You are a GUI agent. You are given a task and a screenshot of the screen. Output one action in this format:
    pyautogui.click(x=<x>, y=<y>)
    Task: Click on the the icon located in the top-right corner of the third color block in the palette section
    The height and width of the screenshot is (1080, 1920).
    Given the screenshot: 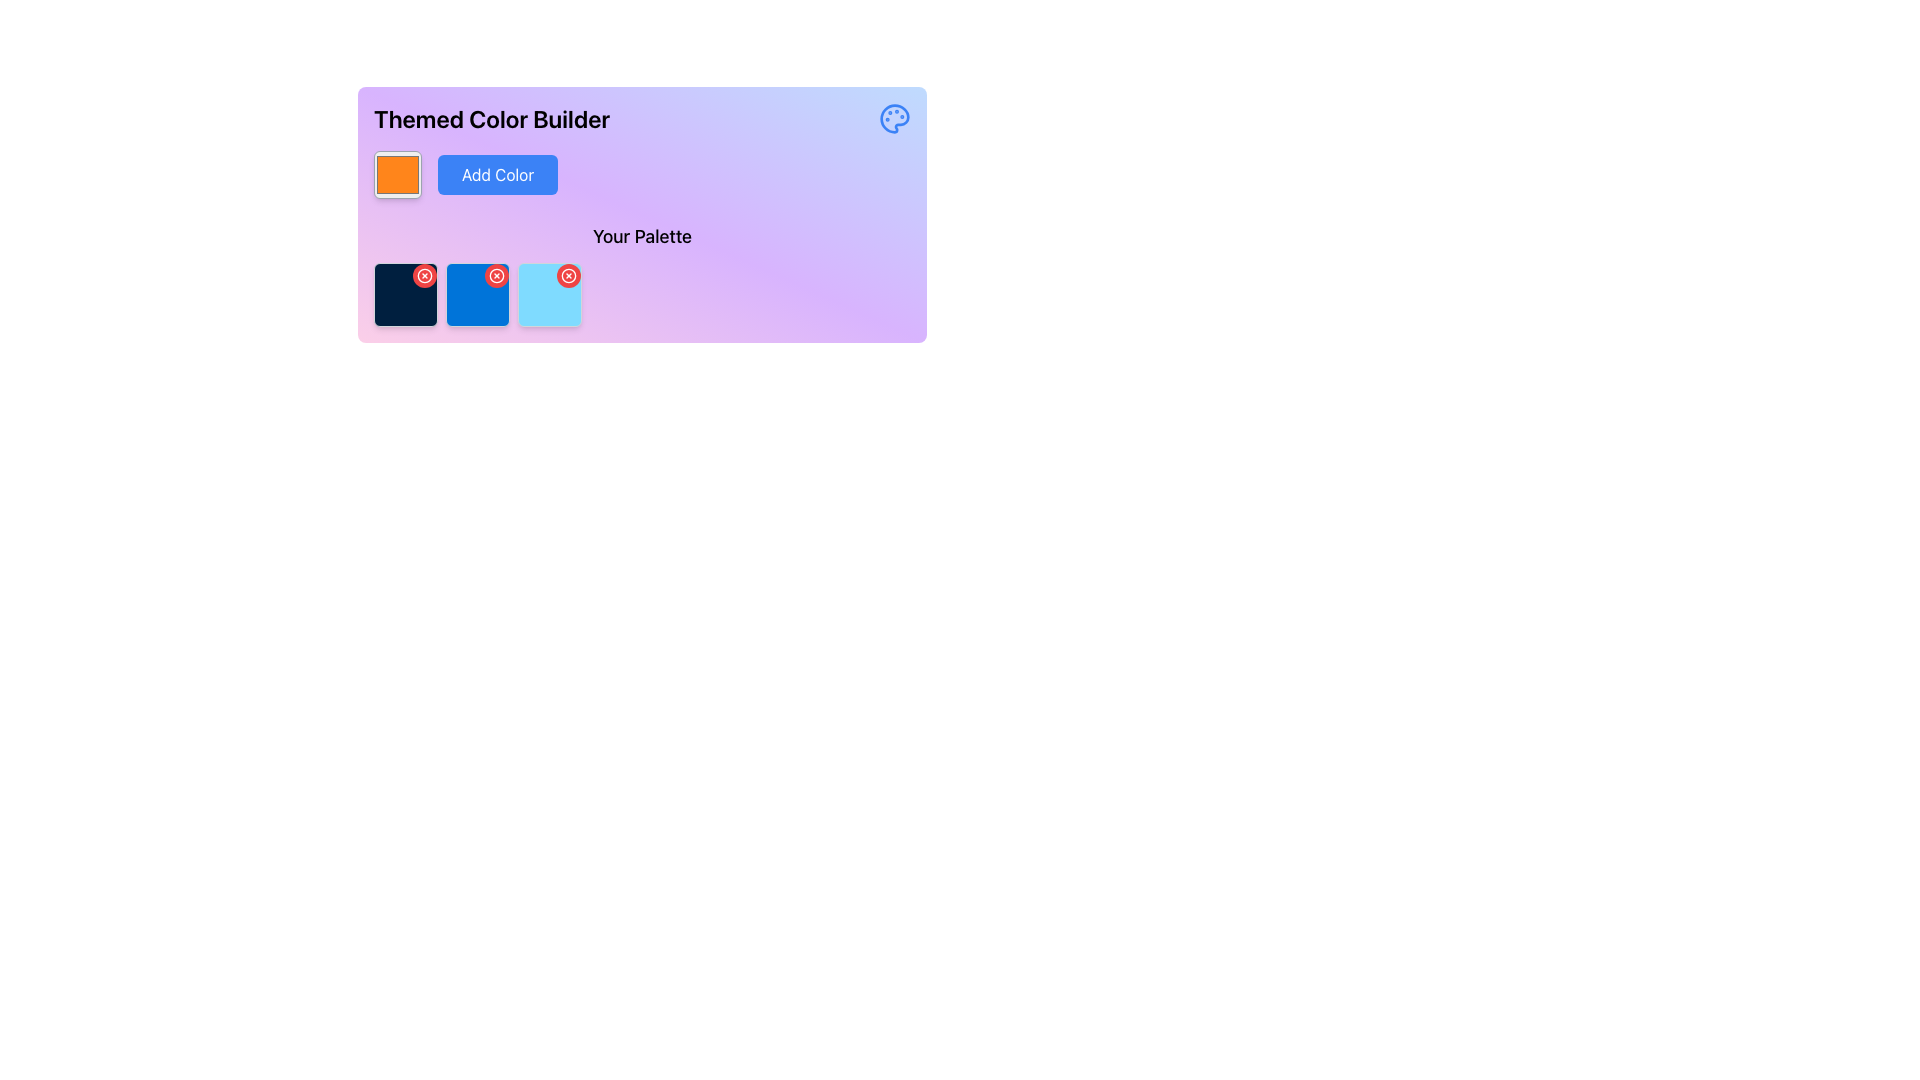 What is the action you would take?
    pyautogui.click(x=568, y=276)
    